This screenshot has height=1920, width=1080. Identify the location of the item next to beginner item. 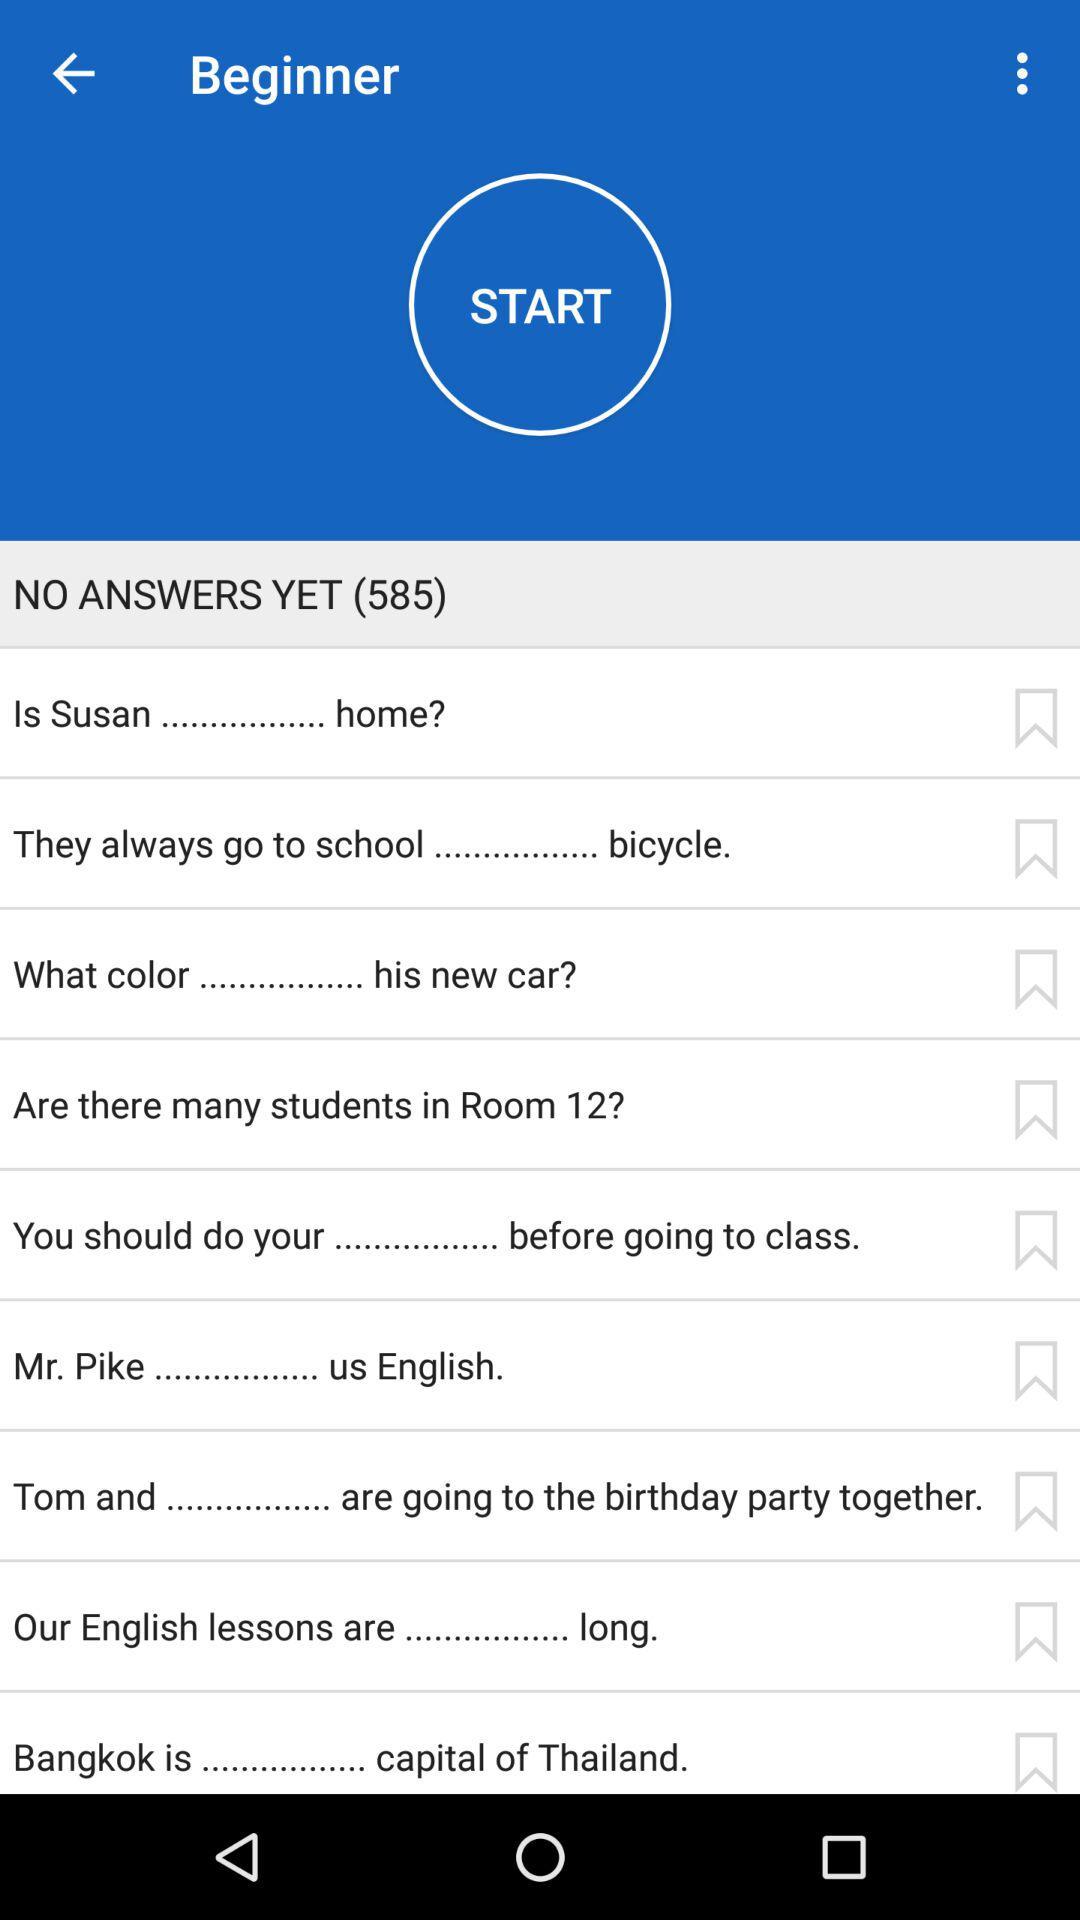
(1027, 73).